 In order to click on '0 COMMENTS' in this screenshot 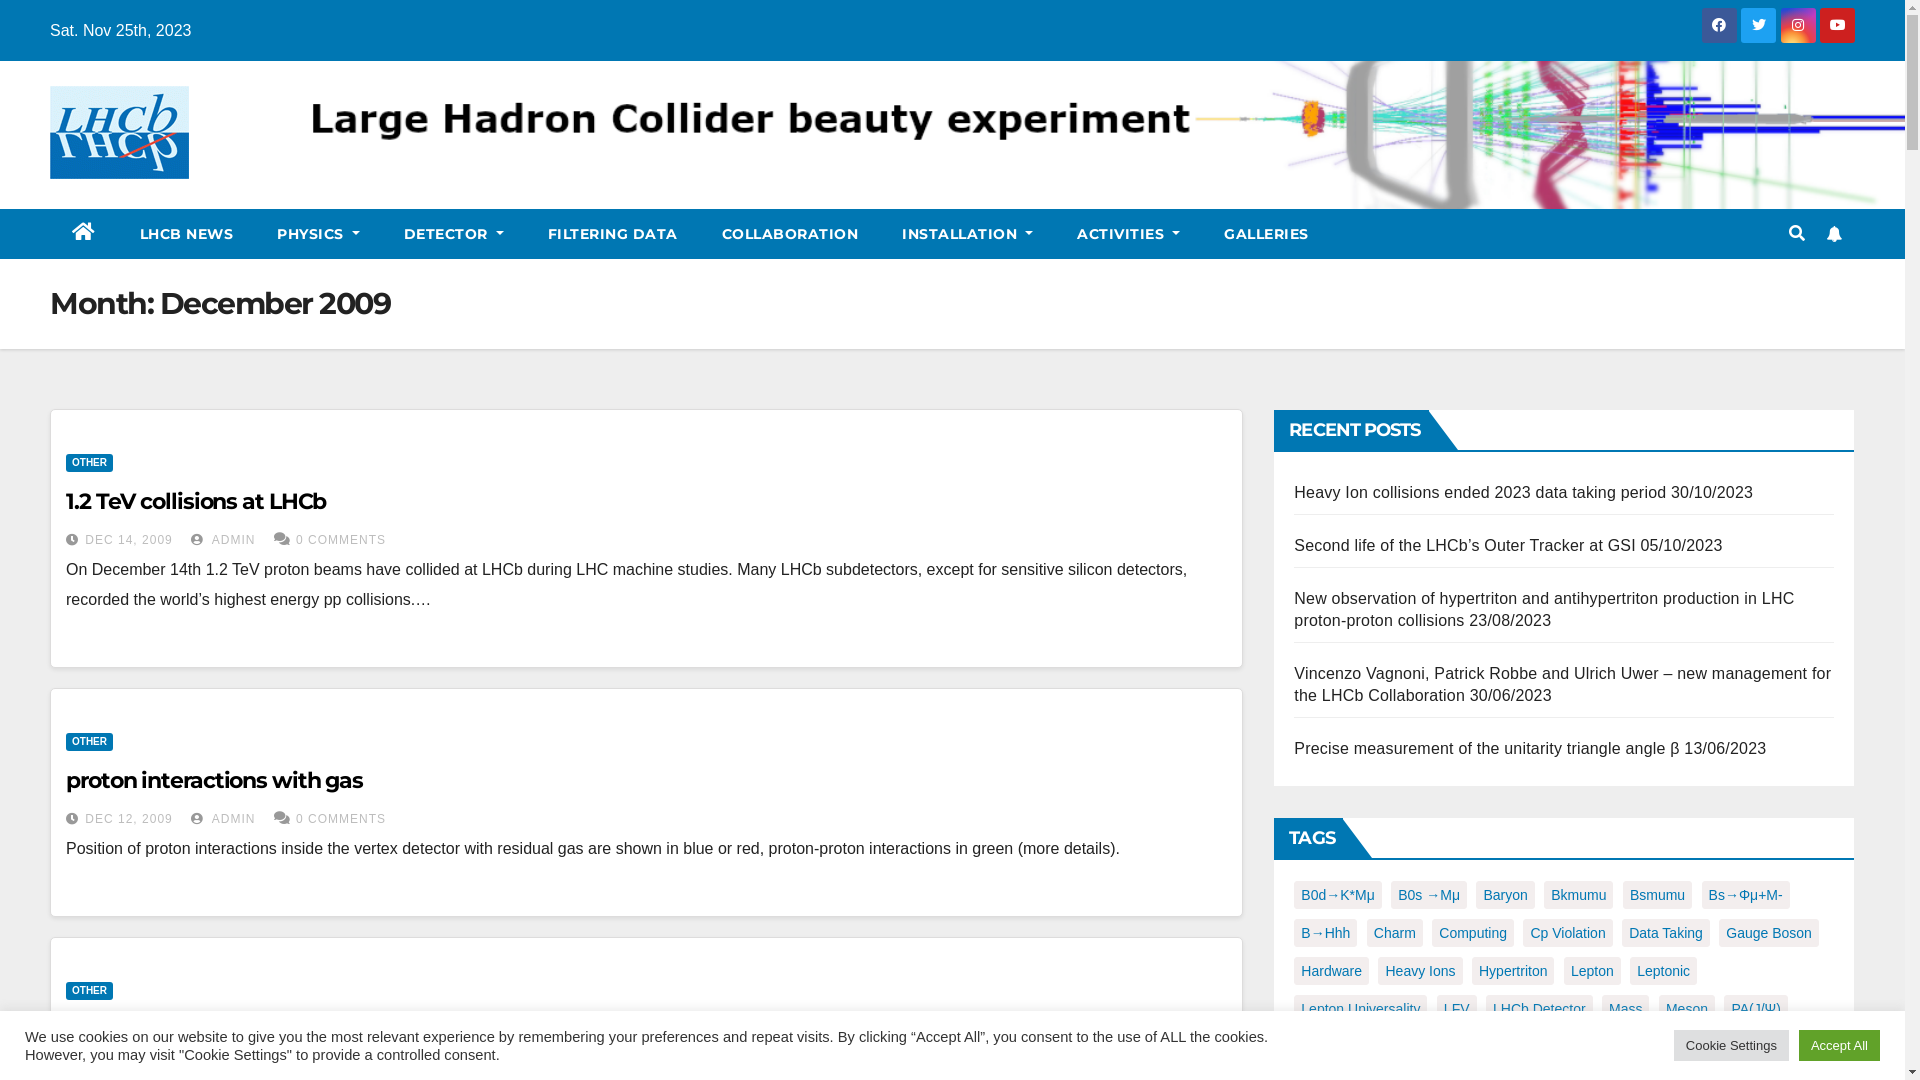, I will do `click(295, 540)`.